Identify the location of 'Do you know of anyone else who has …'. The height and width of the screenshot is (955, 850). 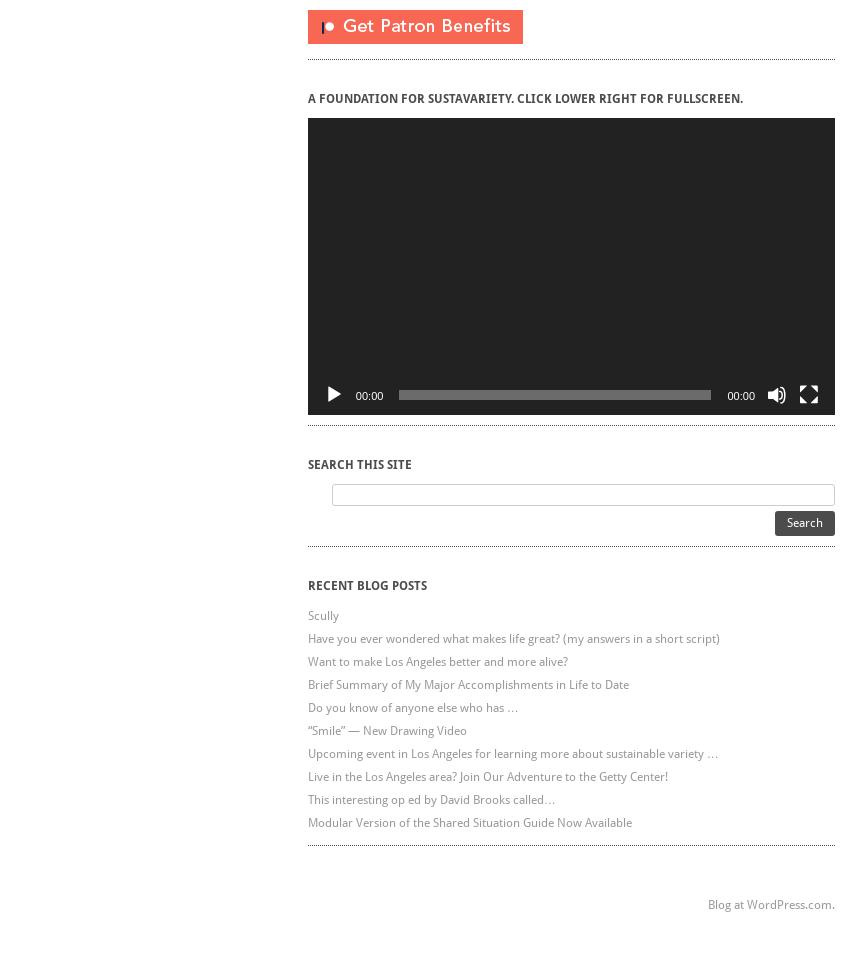
(412, 705).